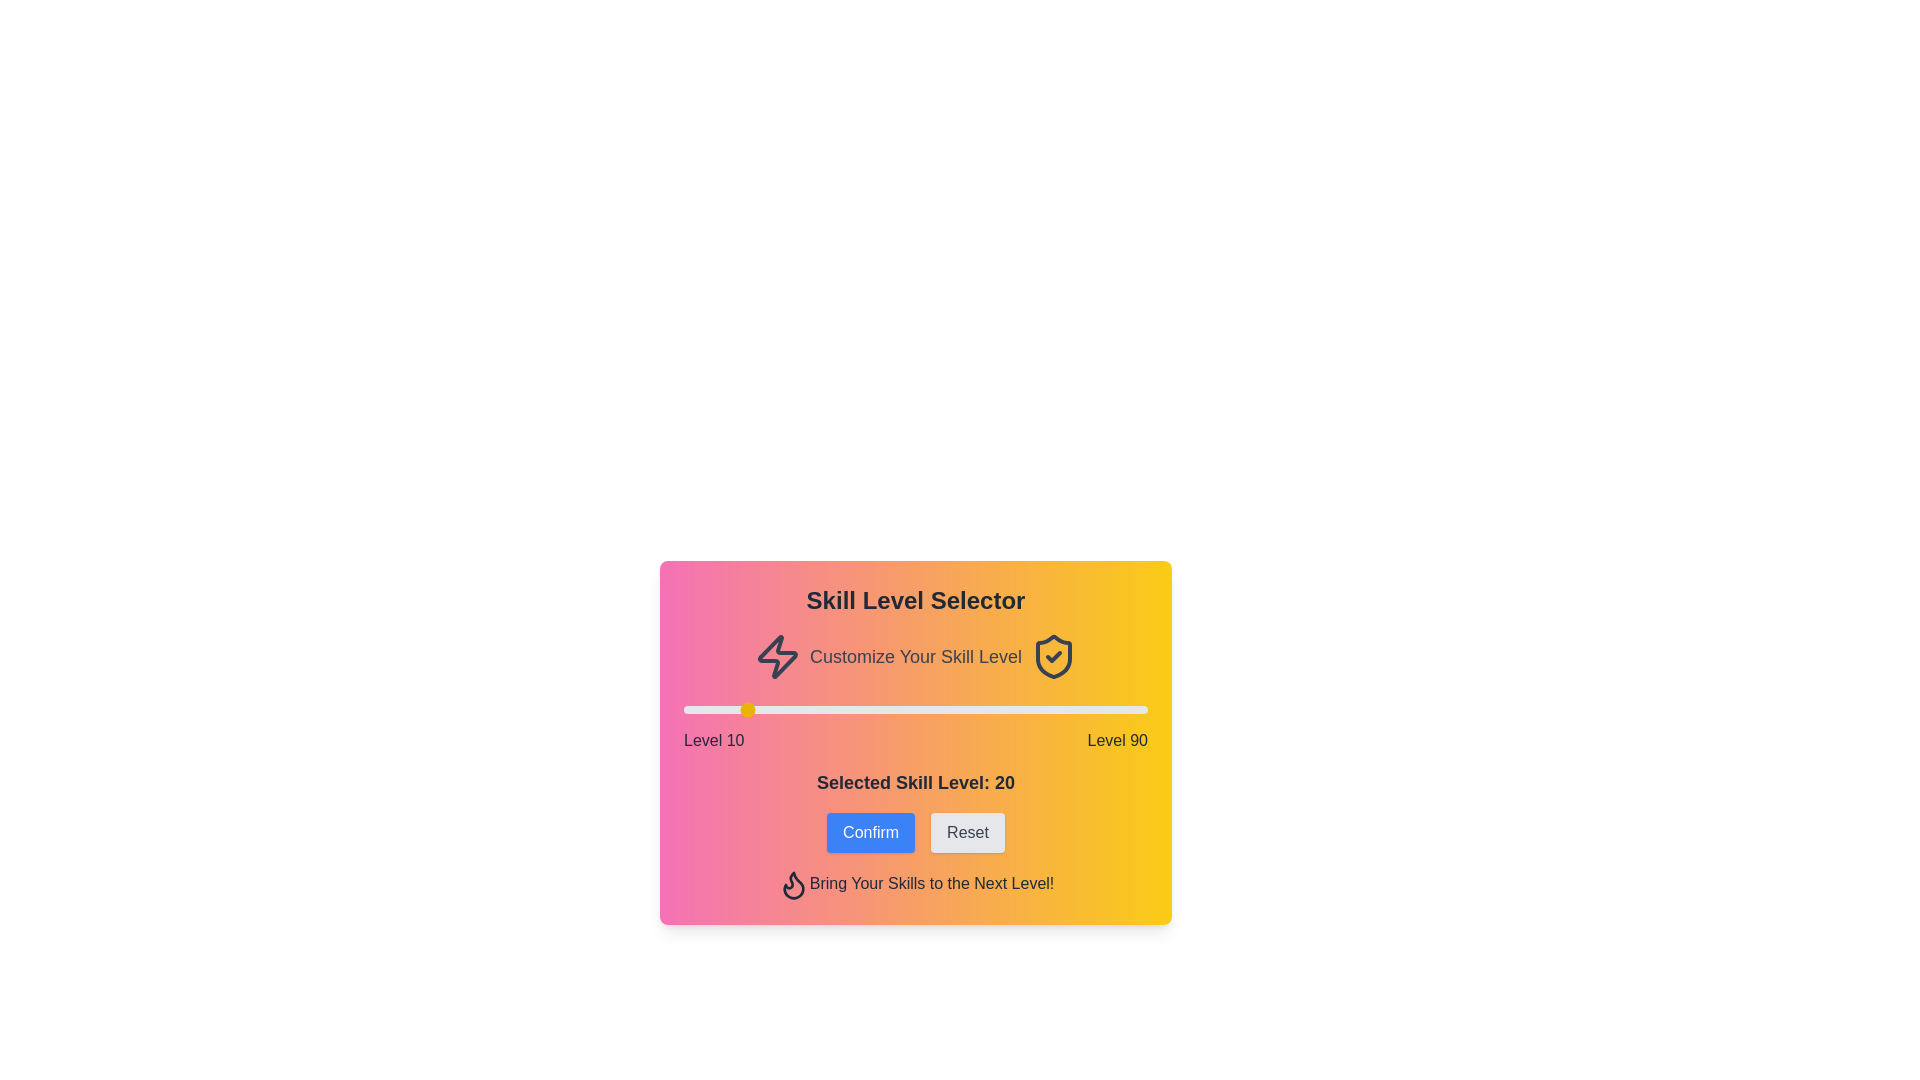 Image resolution: width=1920 pixels, height=1080 pixels. I want to click on 'Confirm' button to save the selection, so click(871, 833).